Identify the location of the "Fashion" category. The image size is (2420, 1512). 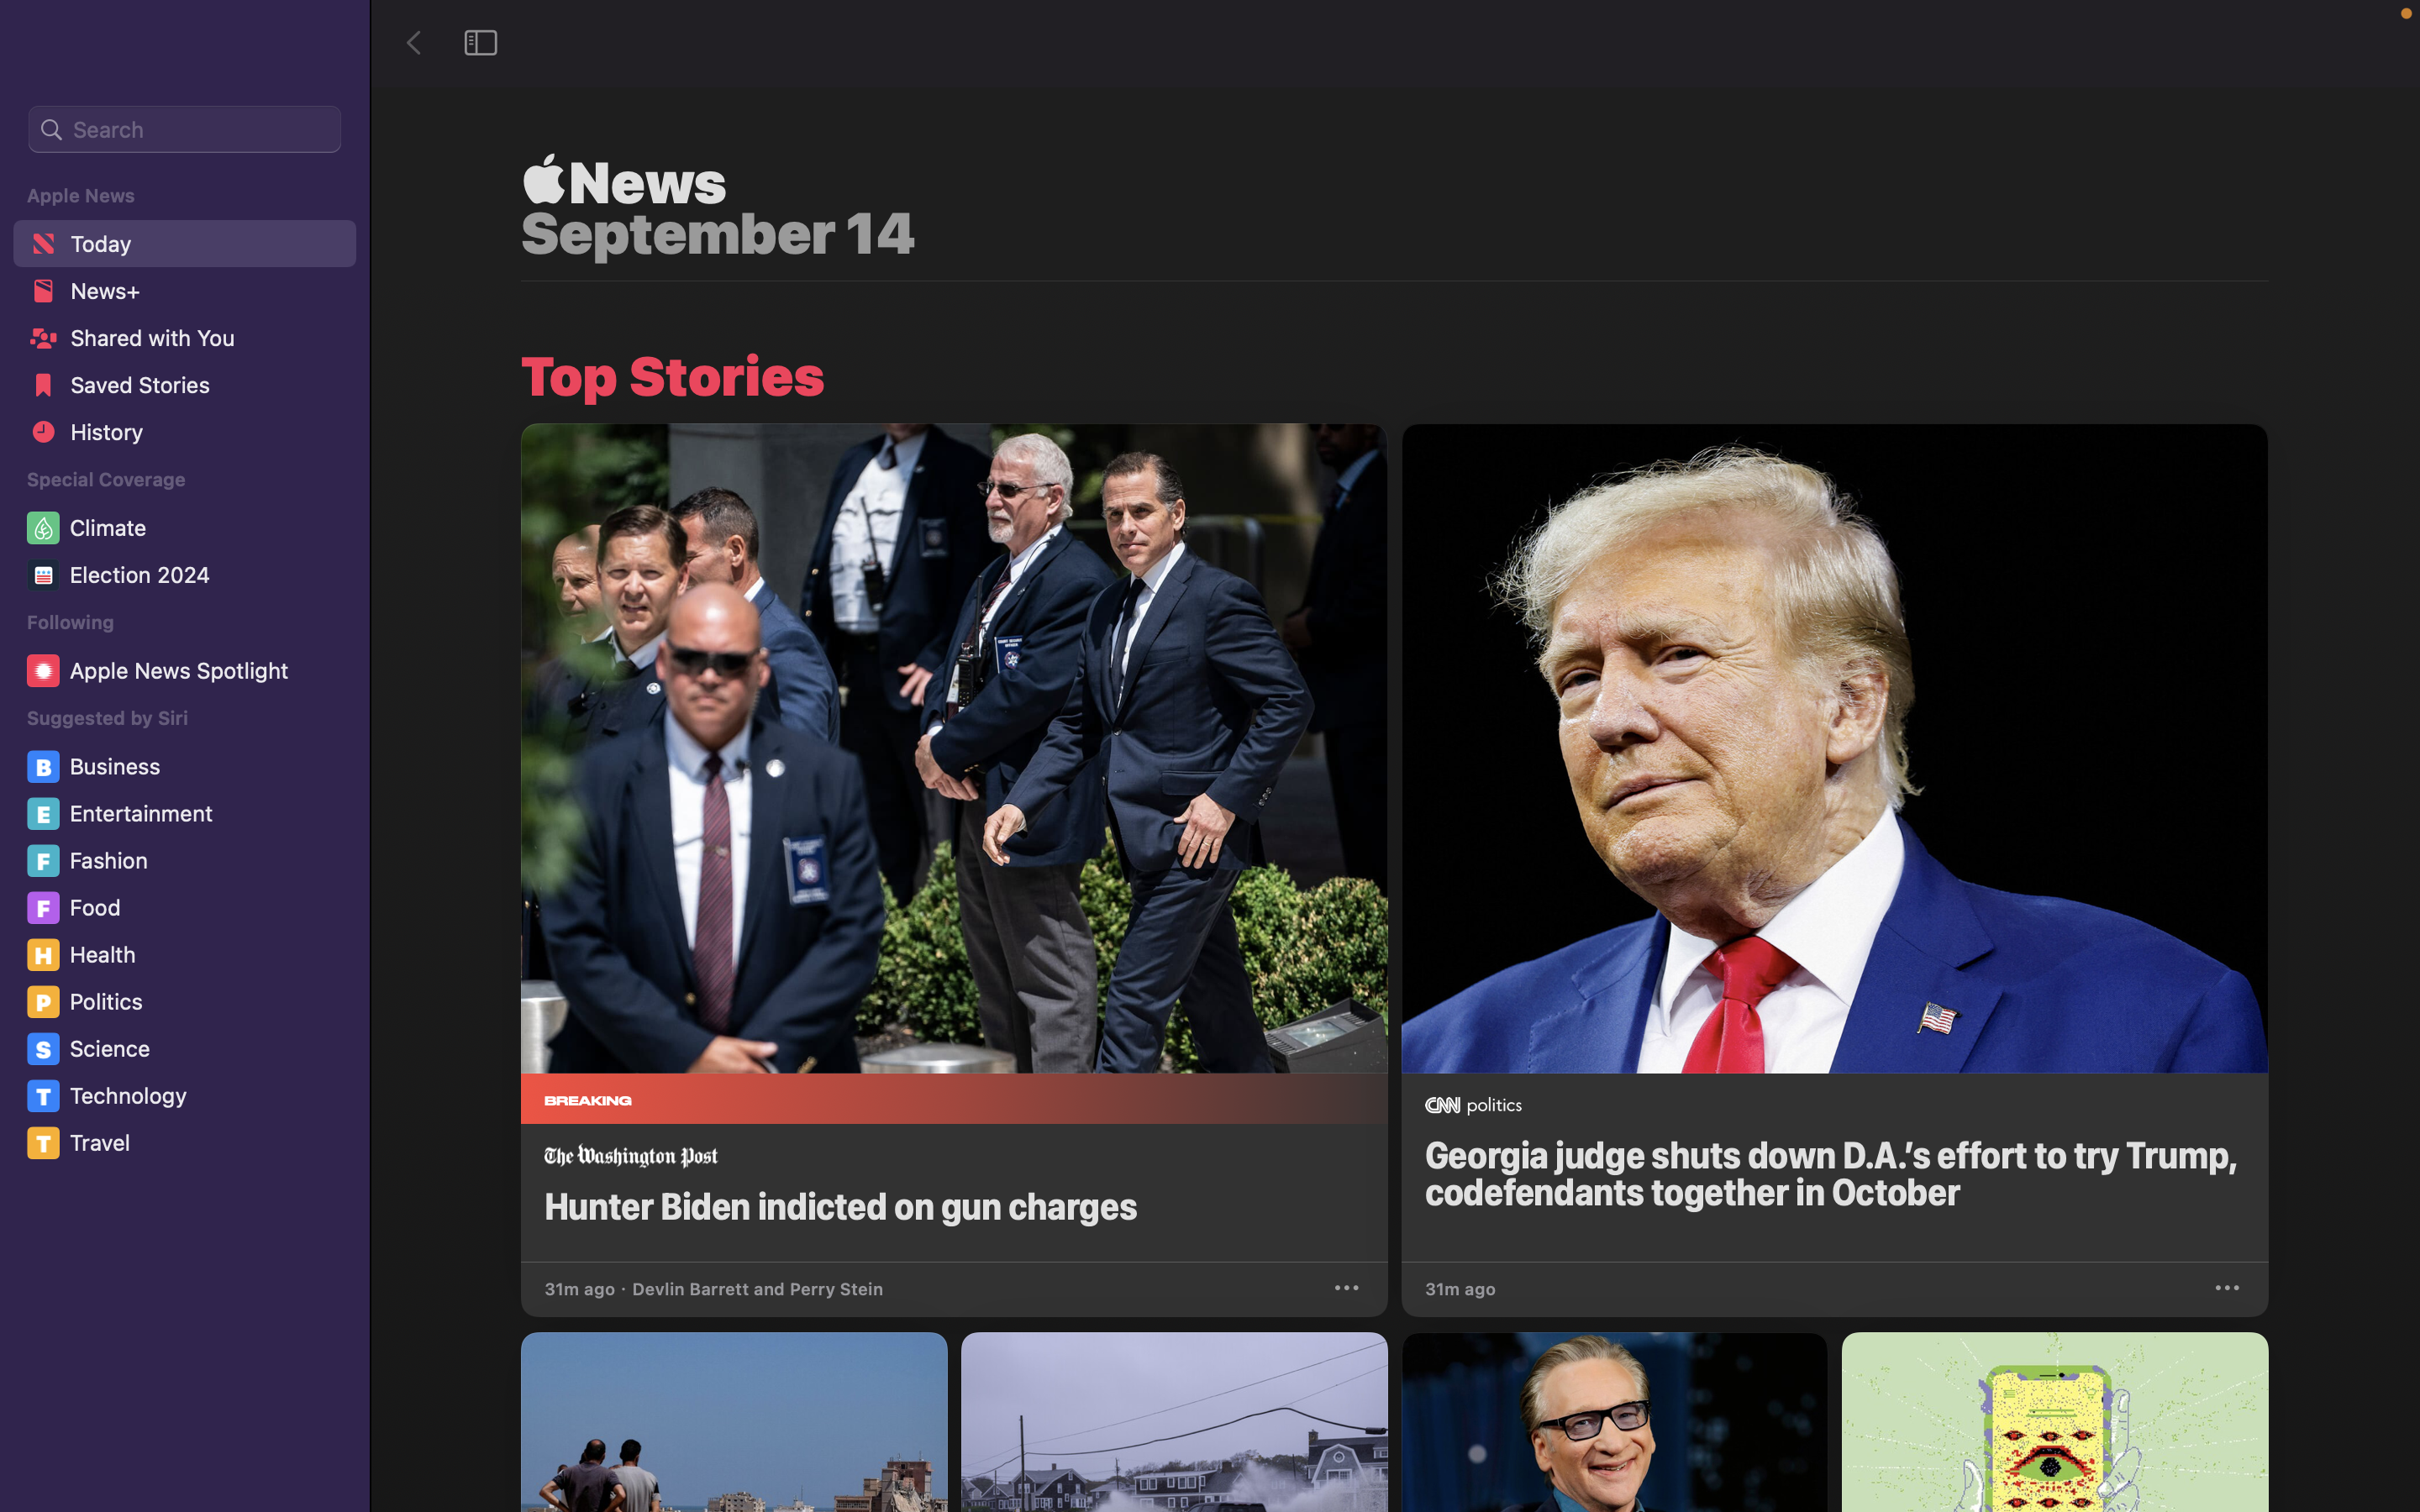
(187, 860).